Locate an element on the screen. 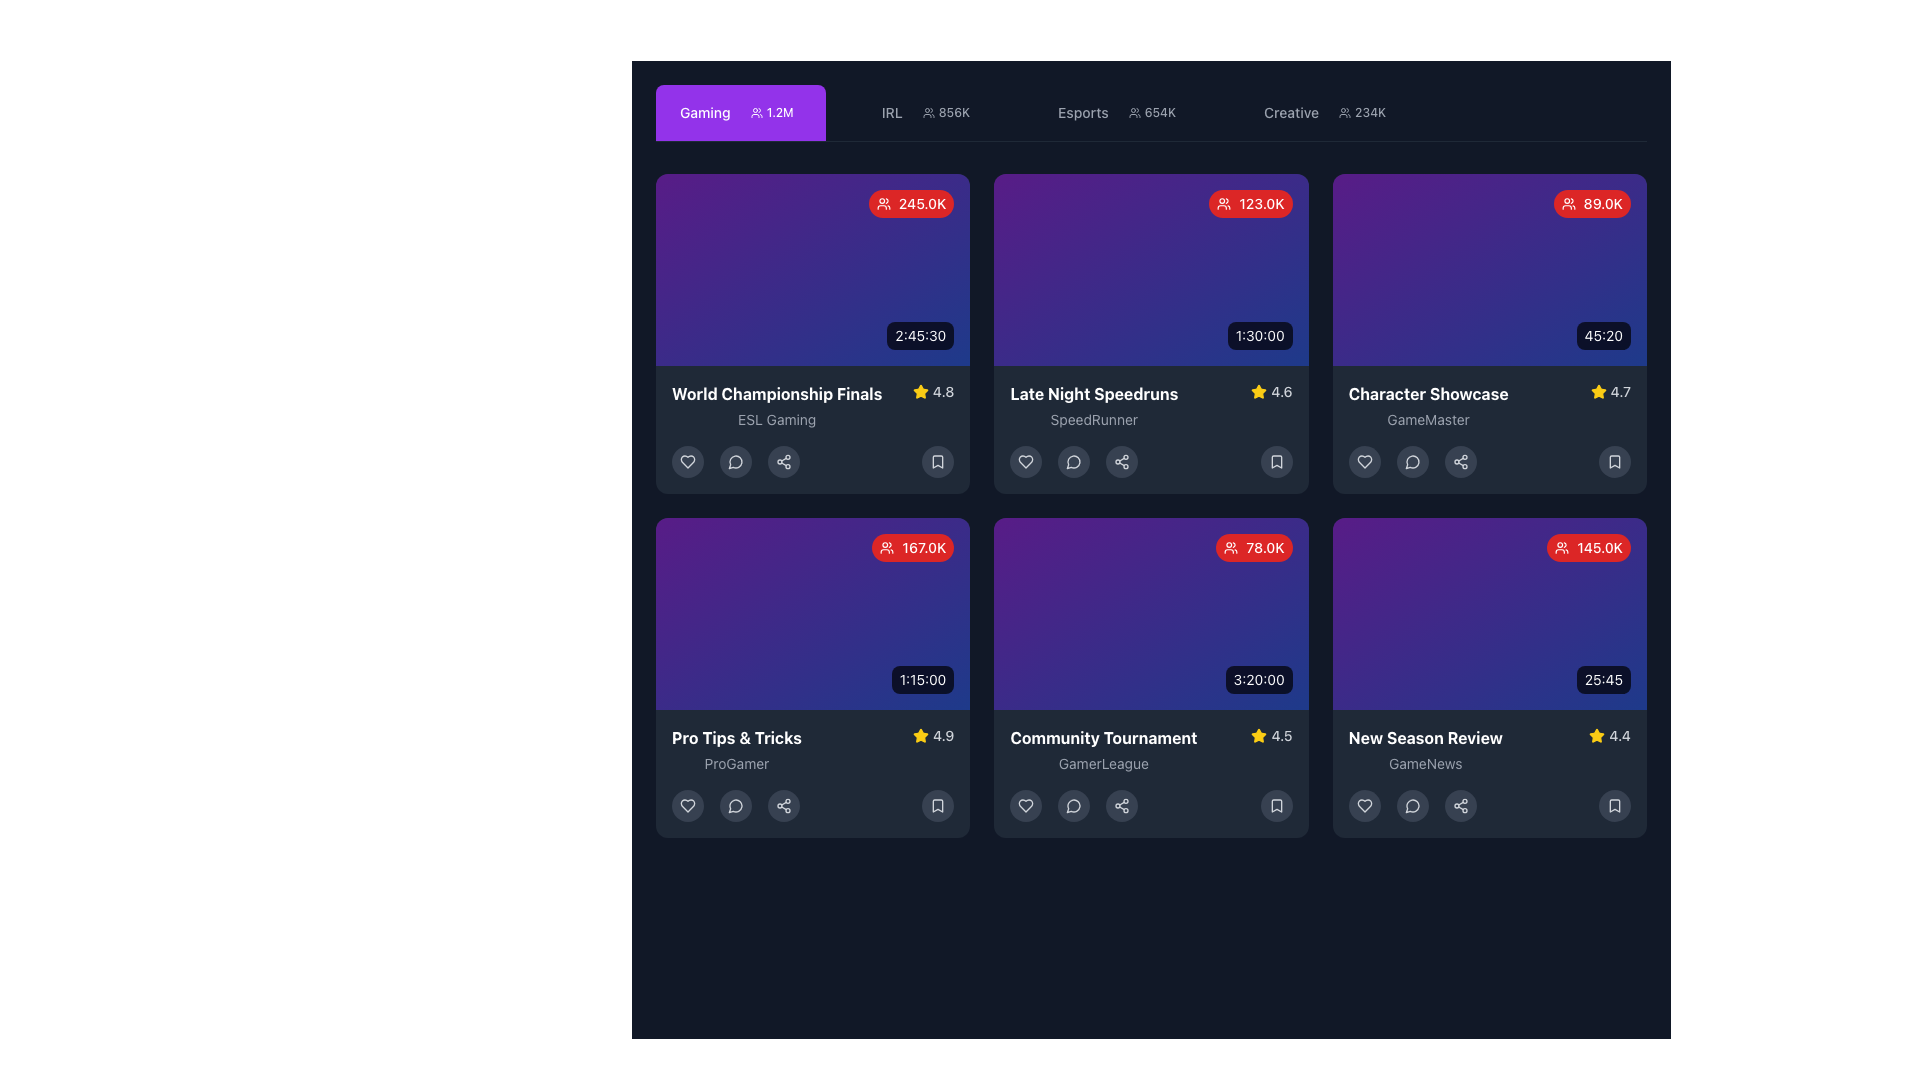 This screenshot has height=1080, width=1920. the chat button with a speech bubble icon located as the third button in the interactive button row at the bottom of the 'Community Tournament' card to initiate a chat or messaging action is located at coordinates (1073, 805).